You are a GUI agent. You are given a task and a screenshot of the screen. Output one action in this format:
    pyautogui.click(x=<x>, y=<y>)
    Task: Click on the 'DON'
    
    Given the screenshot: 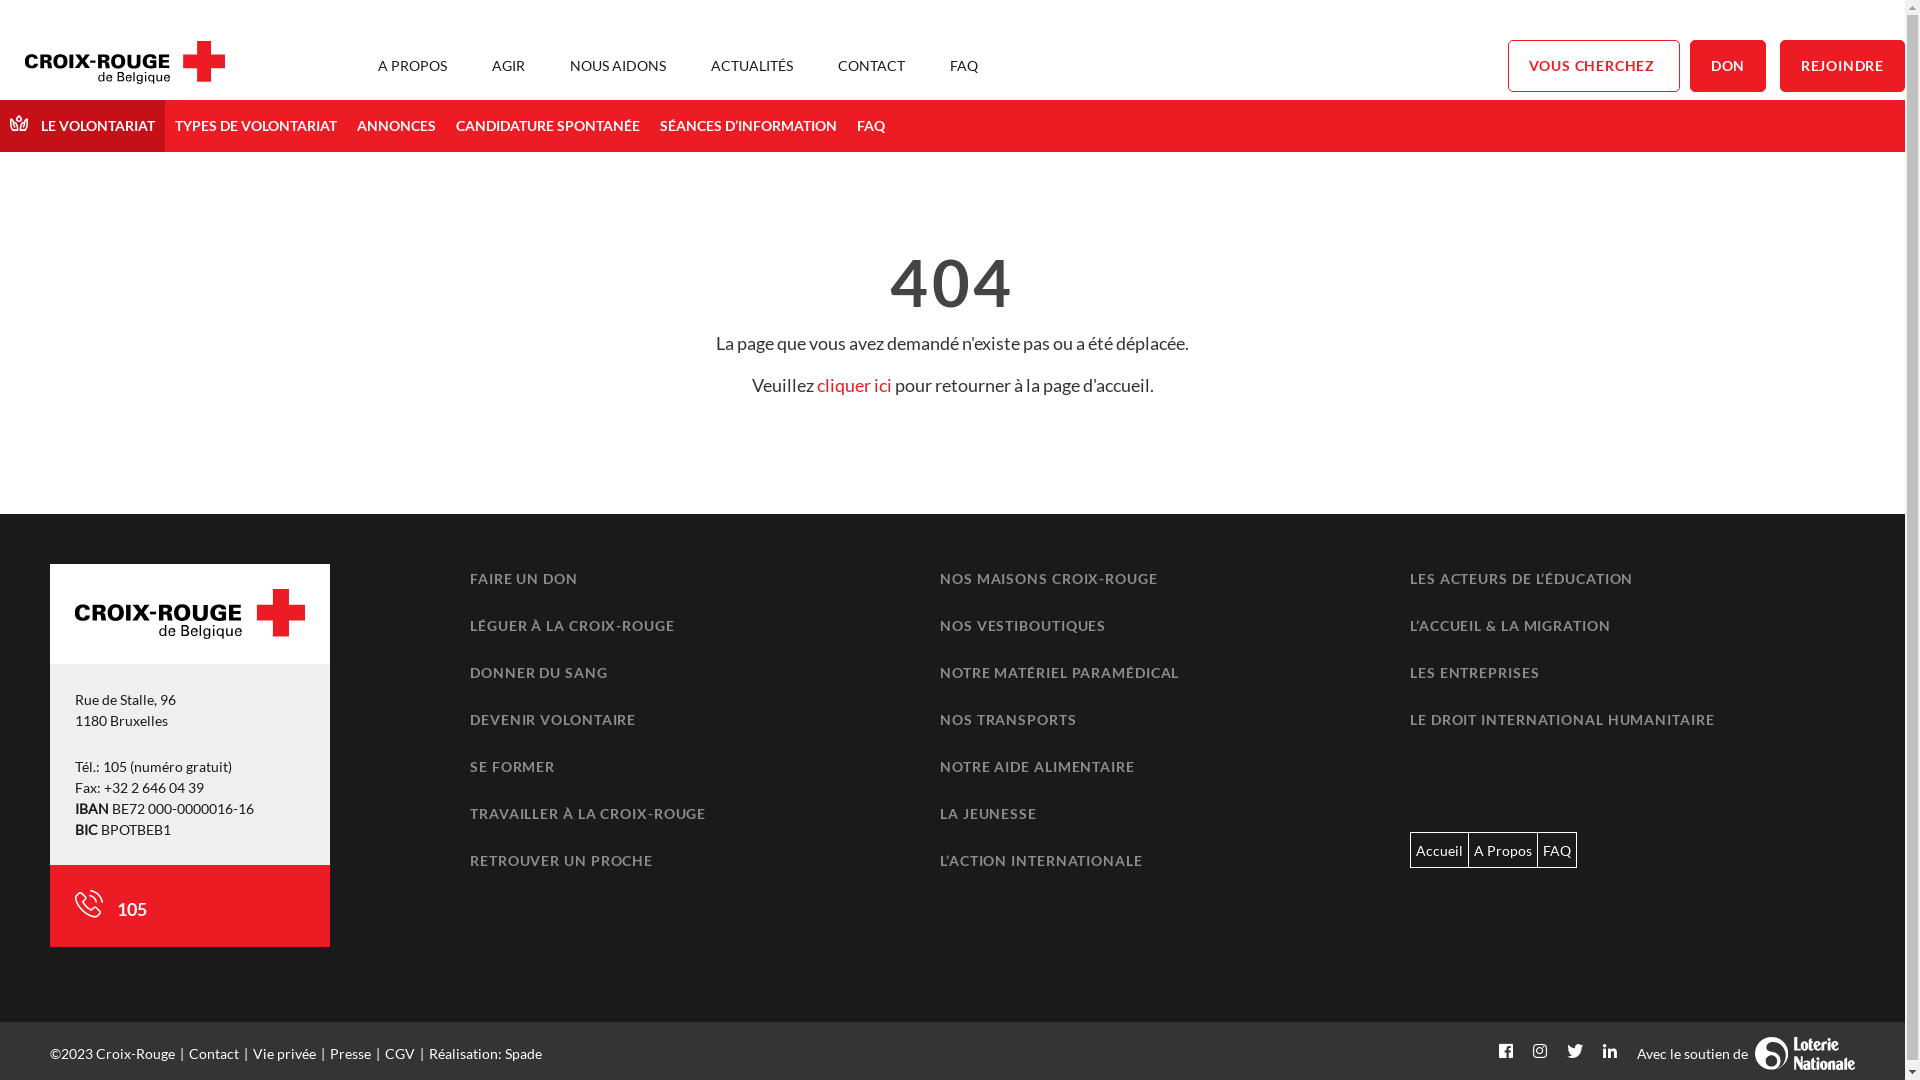 What is the action you would take?
    pyautogui.click(x=1727, y=64)
    